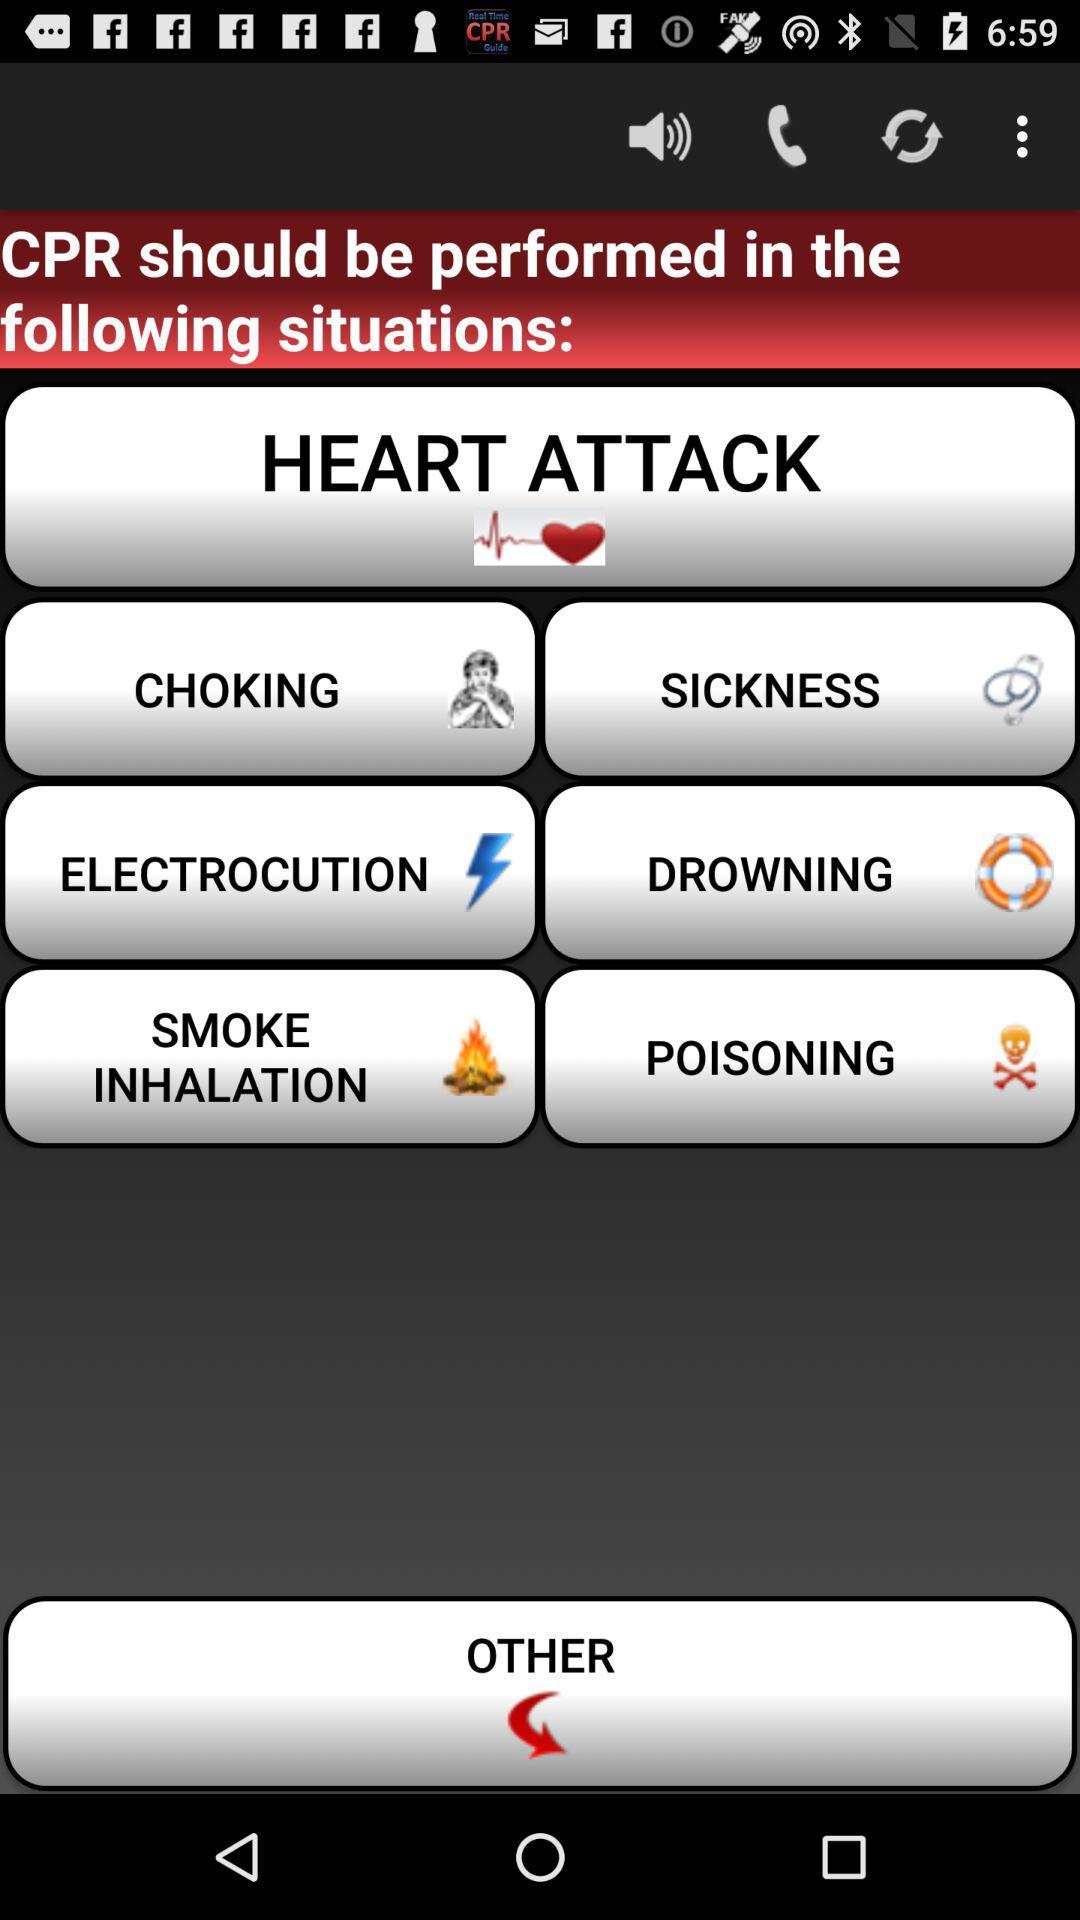 This screenshot has height=1920, width=1080. What do you see at coordinates (270, 872) in the screenshot?
I see `the item above smoke inhalation` at bounding box center [270, 872].